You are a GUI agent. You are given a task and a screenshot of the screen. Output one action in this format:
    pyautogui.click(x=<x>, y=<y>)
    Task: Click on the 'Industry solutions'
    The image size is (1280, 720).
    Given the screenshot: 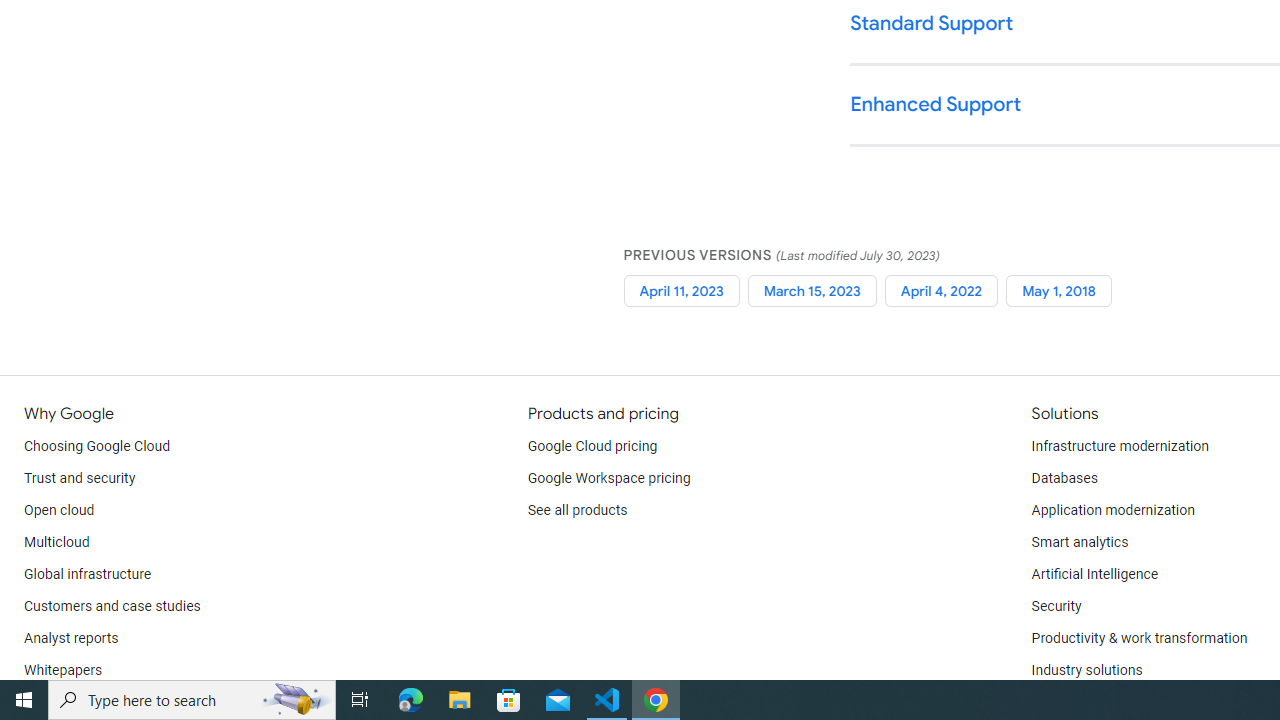 What is the action you would take?
    pyautogui.click(x=1085, y=671)
    